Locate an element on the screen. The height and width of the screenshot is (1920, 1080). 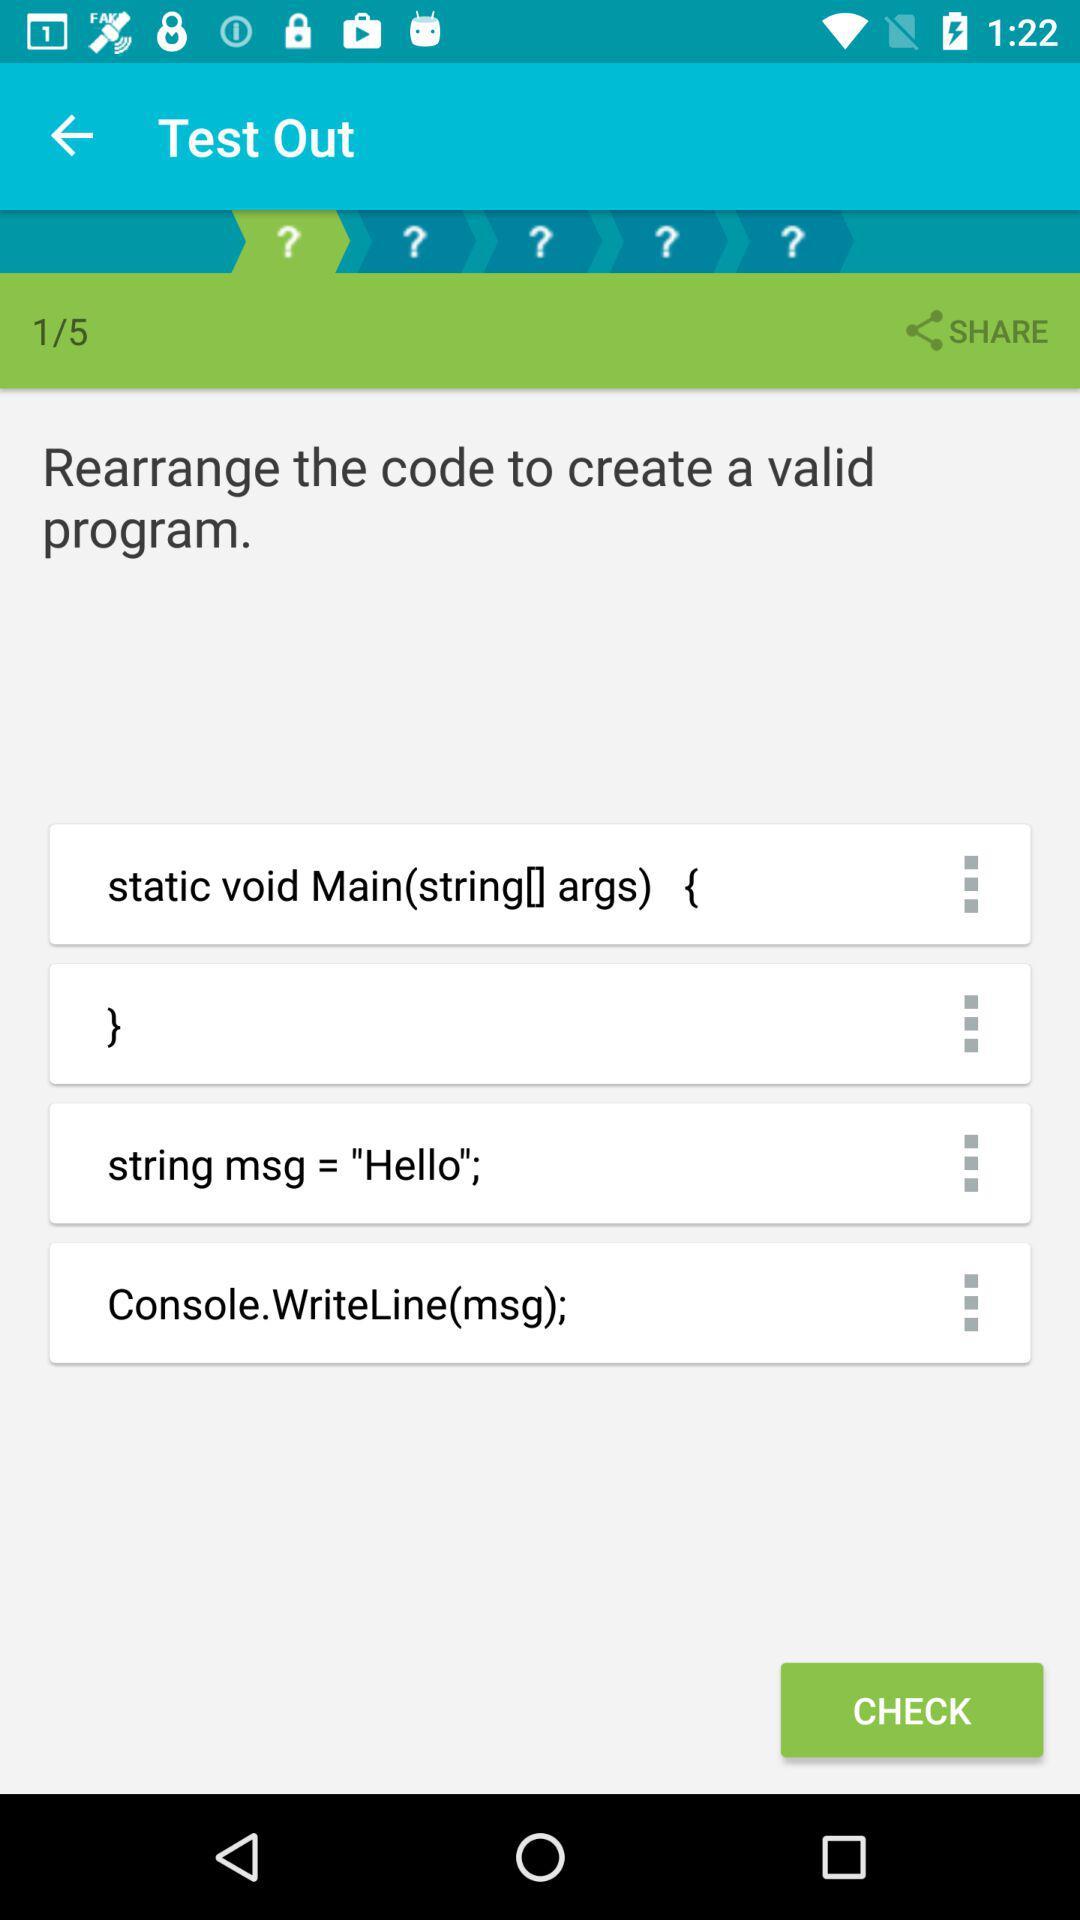
page 4 is located at coordinates (666, 240).